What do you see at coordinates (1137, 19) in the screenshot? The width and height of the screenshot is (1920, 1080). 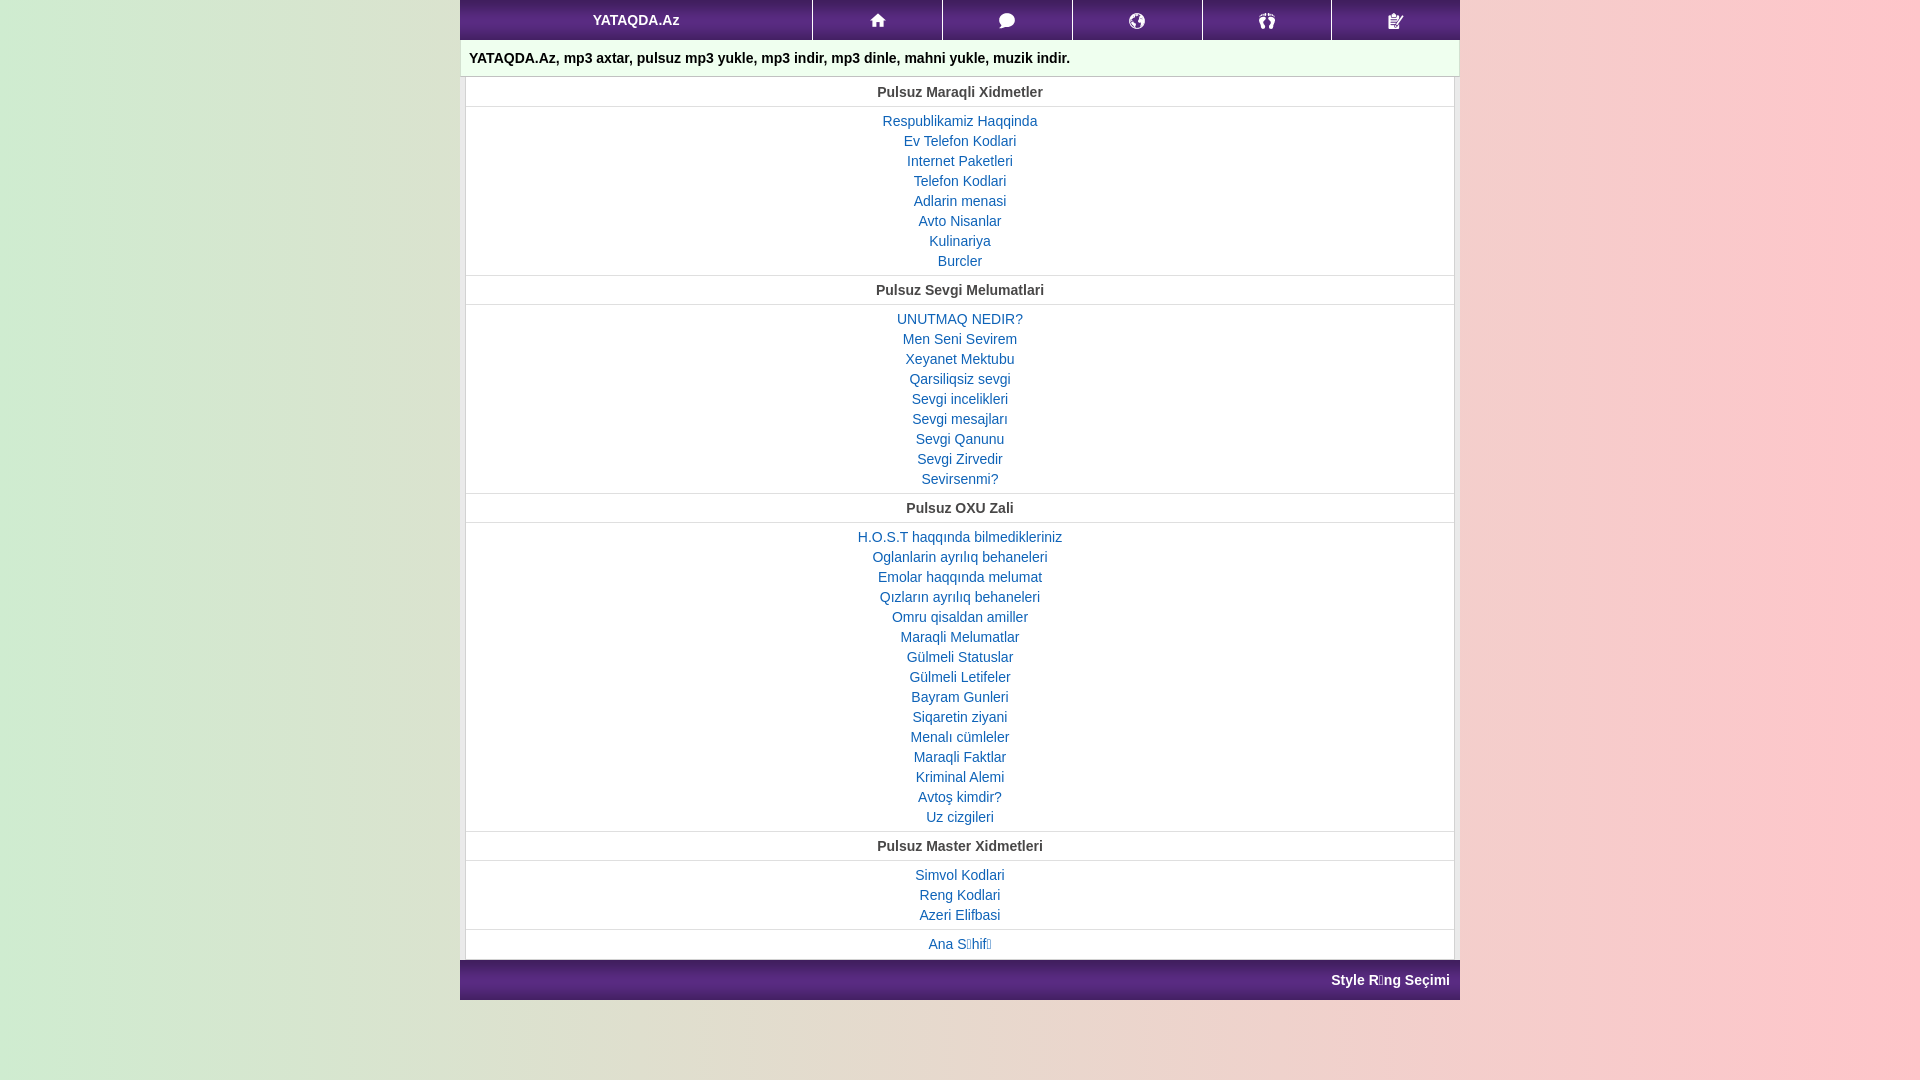 I see `'Bildirisler'` at bounding box center [1137, 19].